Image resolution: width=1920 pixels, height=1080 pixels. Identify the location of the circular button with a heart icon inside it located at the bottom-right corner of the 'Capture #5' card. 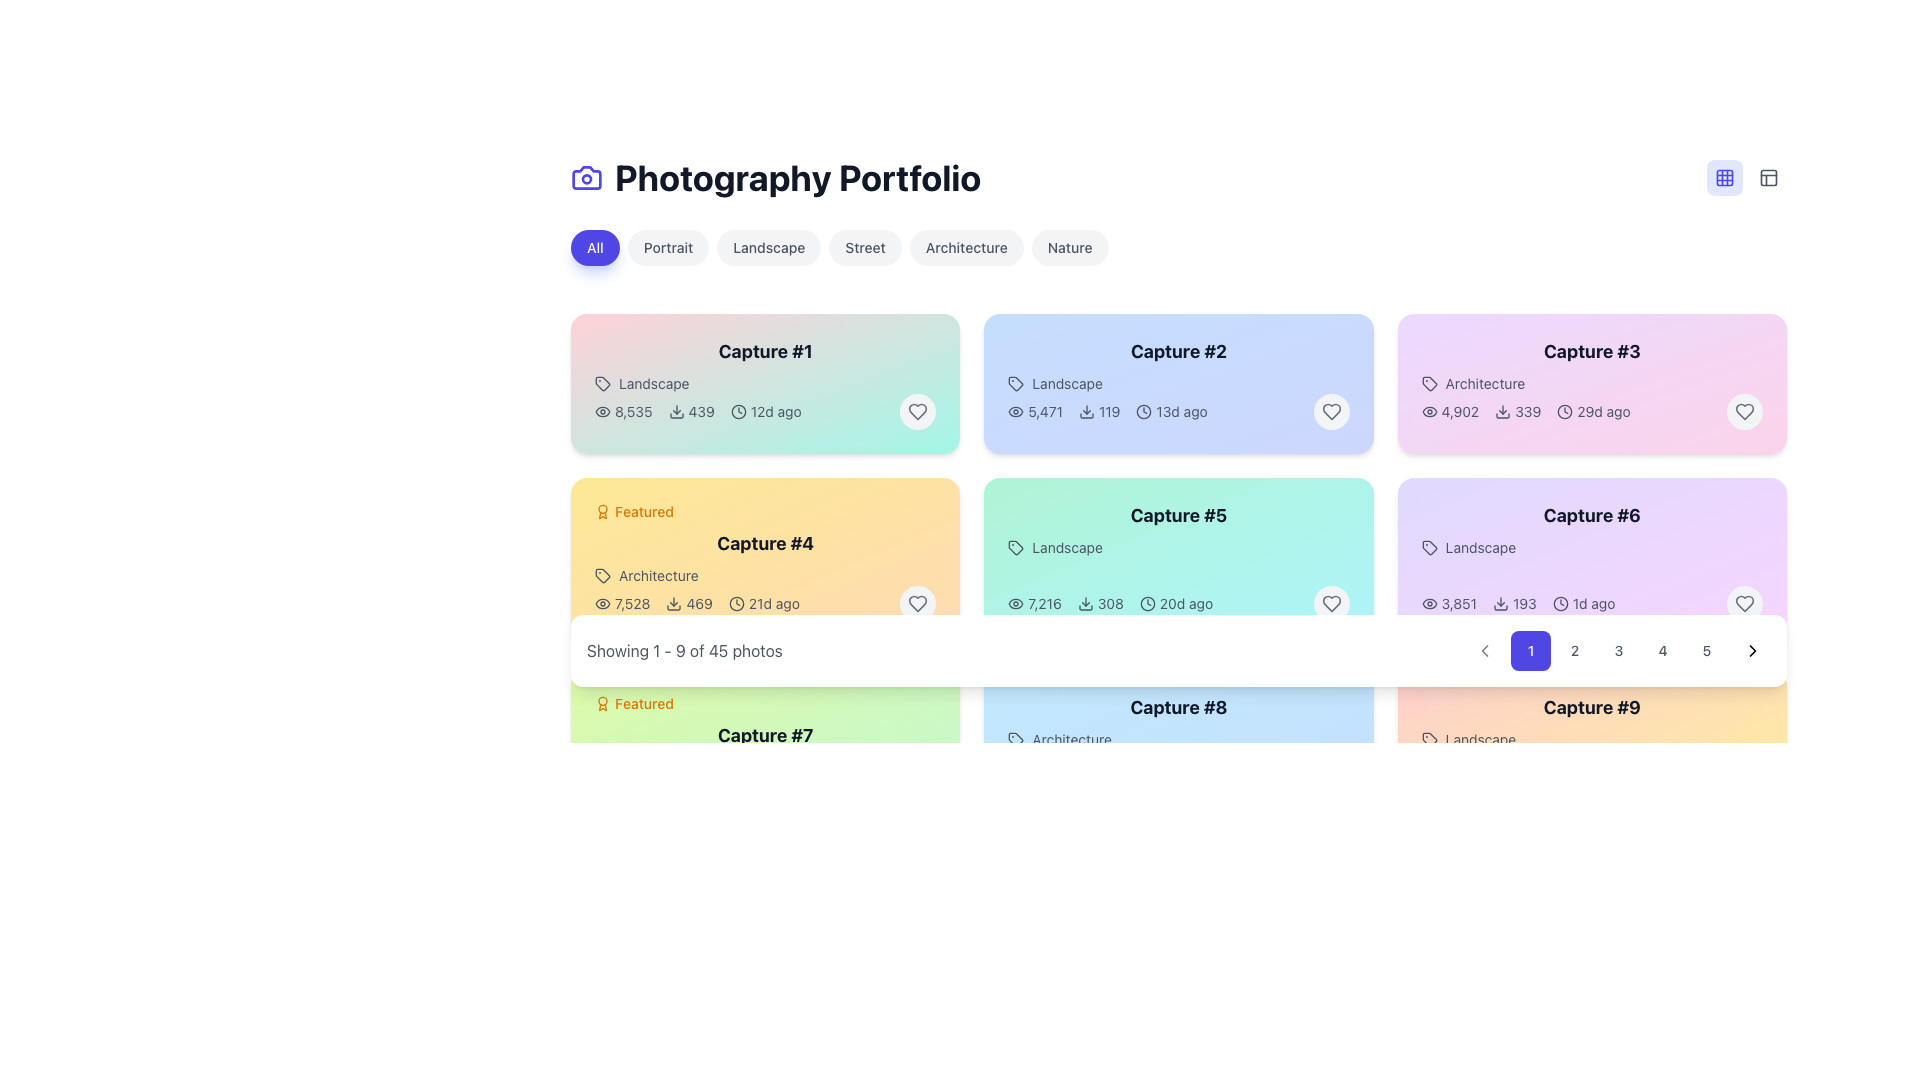
(1331, 603).